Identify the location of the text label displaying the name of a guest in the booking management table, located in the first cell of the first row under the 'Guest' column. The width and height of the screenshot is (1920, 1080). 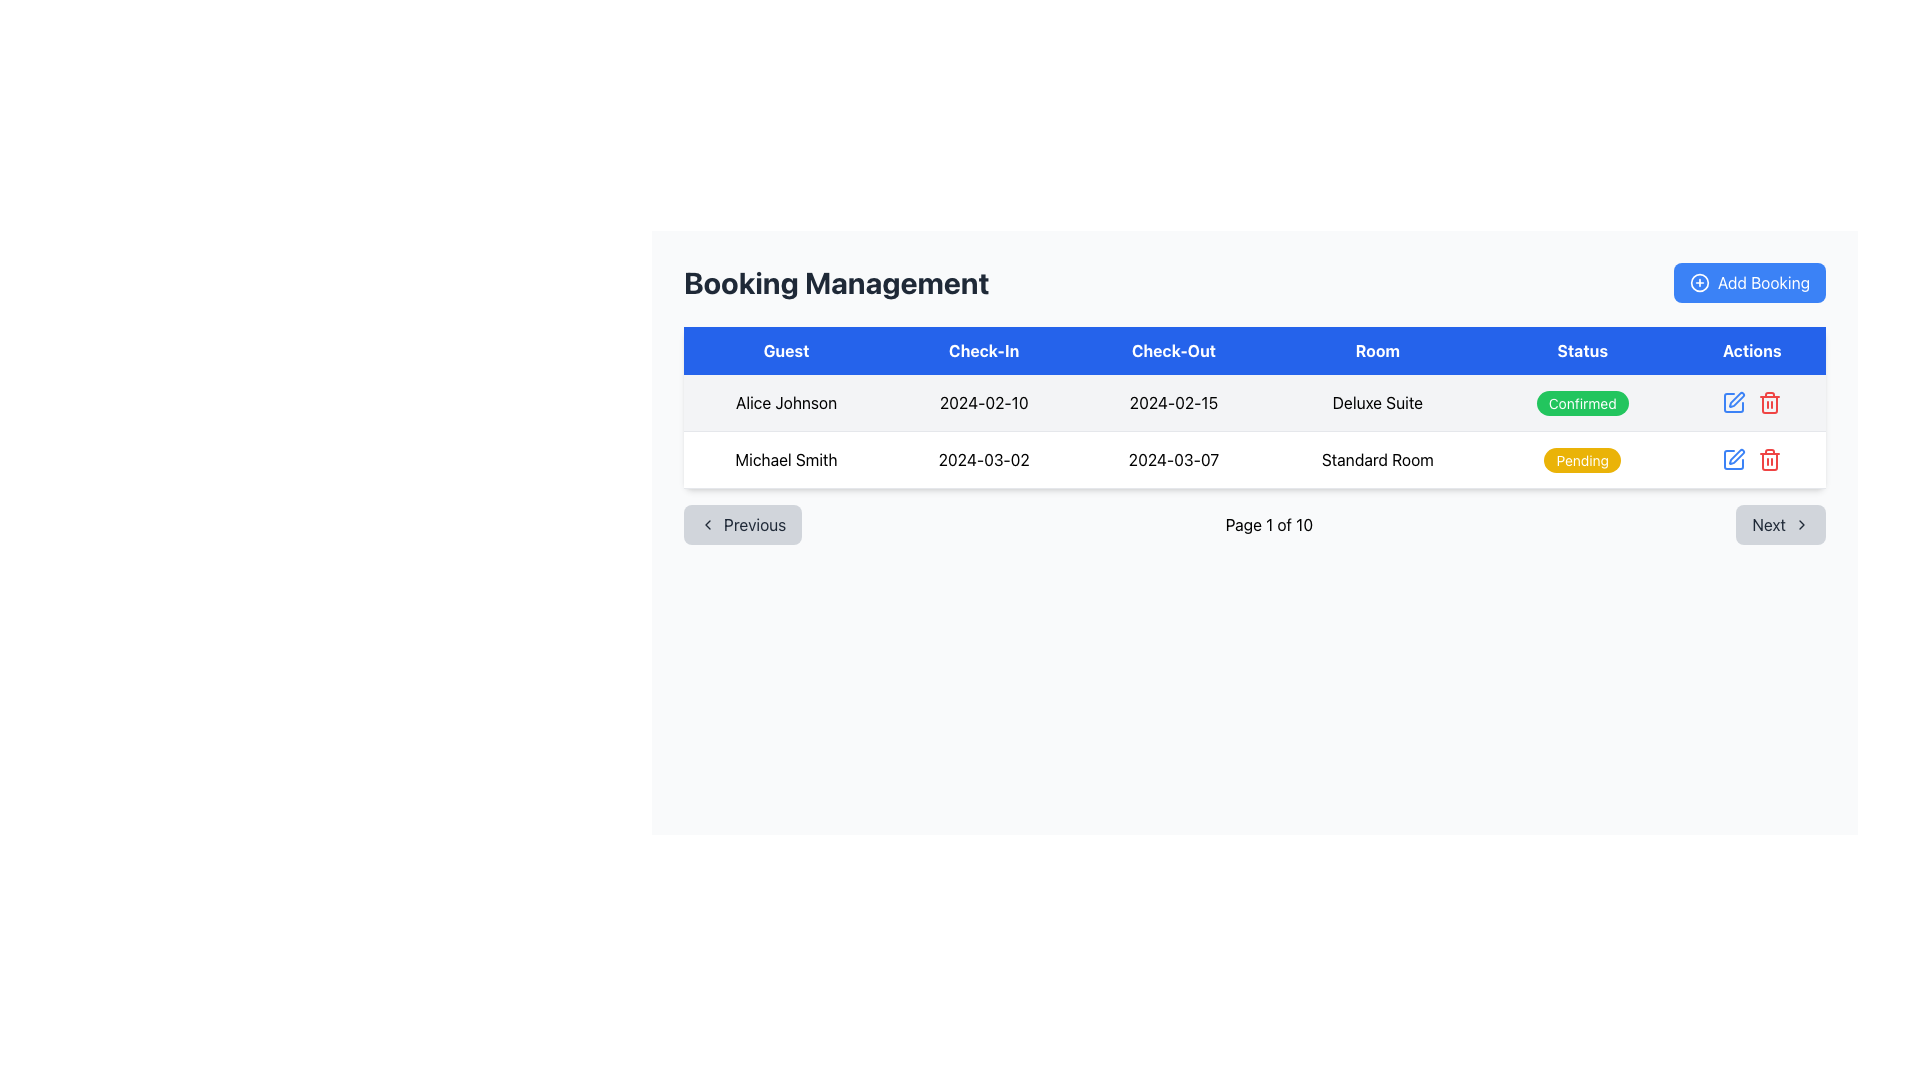
(785, 403).